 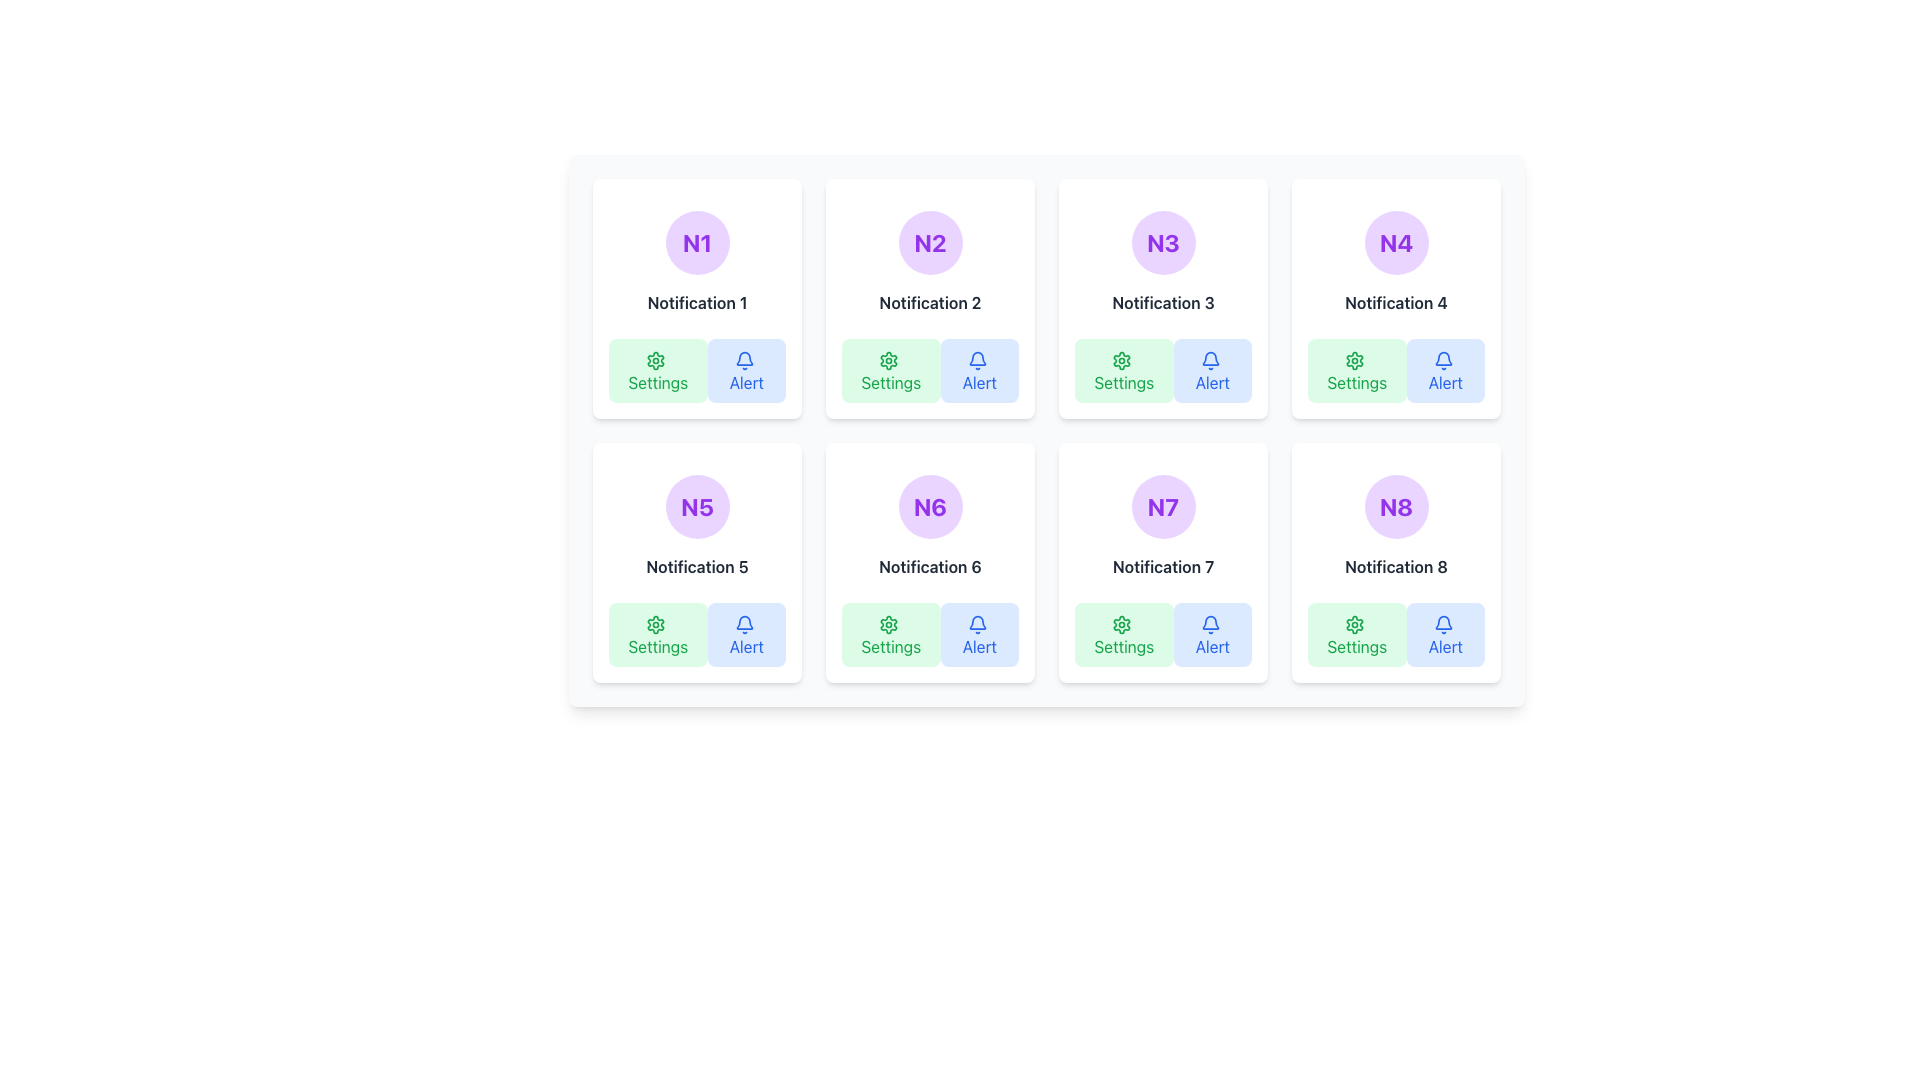 What do you see at coordinates (1122, 360) in the screenshot?
I see `the settings icon located at the bottom left of the 'Notification 3' card` at bounding box center [1122, 360].